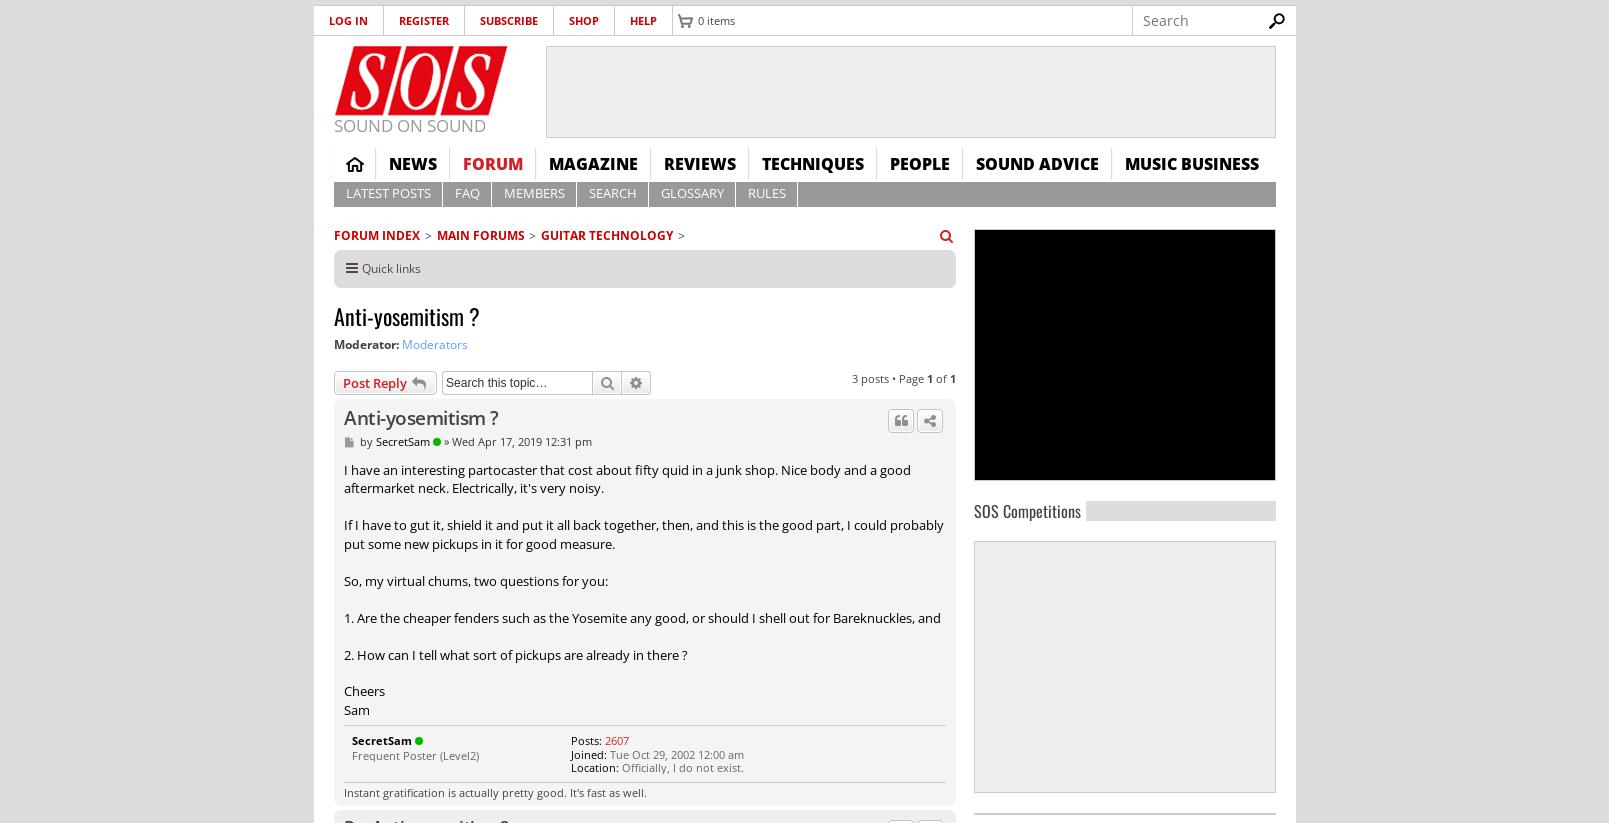 The width and height of the screenshot is (1609, 823). Describe the element at coordinates (765, 193) in the screenshot. I see `'Rules'` at that location.